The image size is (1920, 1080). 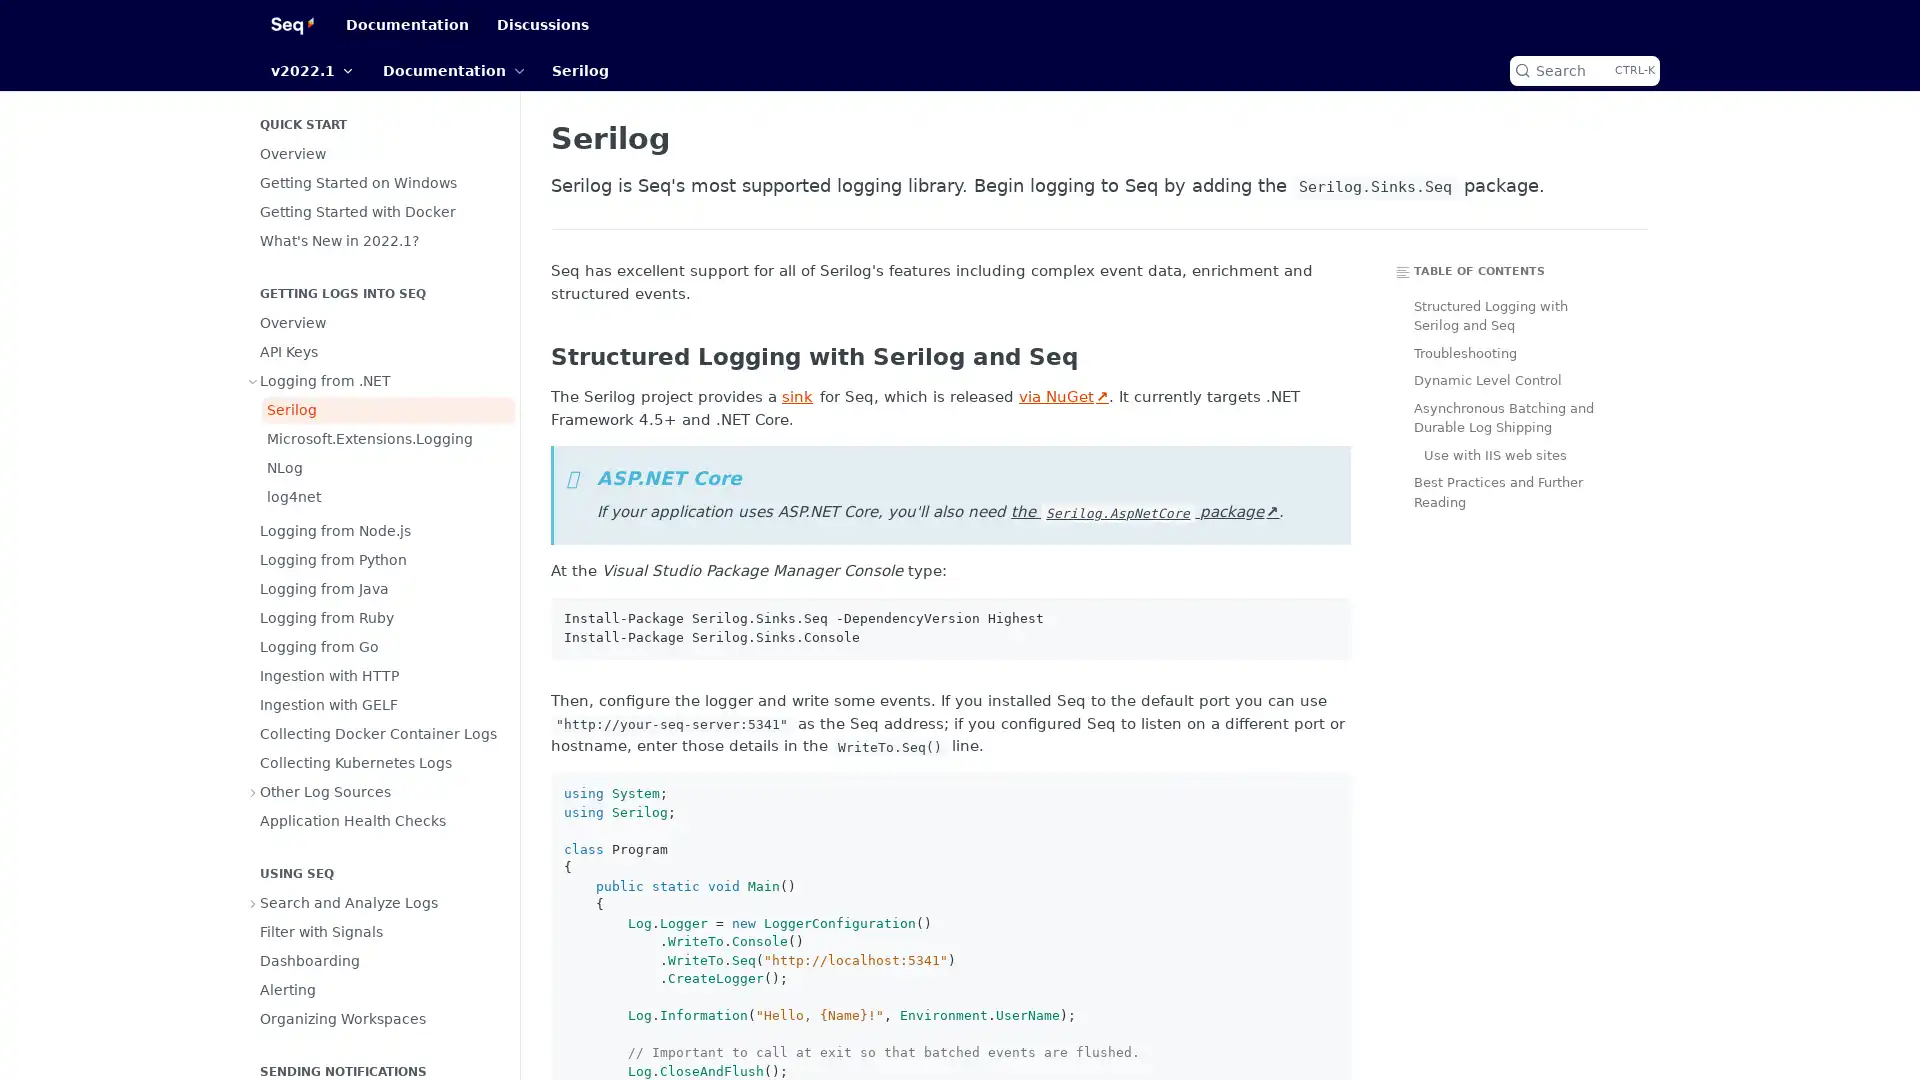 What do you see at coordinates (253, 790) in the screenshot?
I see `Show subpages for Other Log Sources` at bounding box center [253, 790].